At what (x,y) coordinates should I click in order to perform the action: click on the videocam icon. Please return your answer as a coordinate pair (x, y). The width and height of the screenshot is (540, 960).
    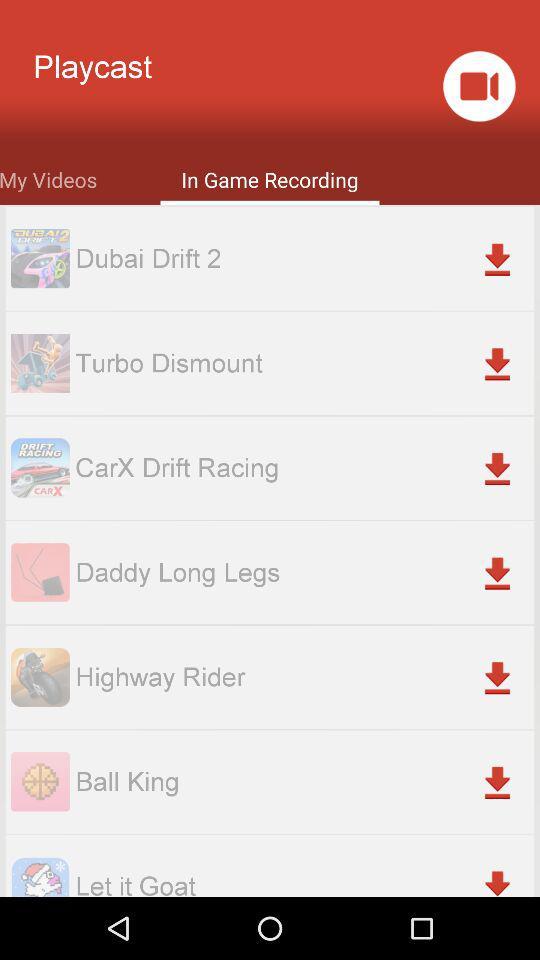
    Looking at the image, I should click on (478, 92).